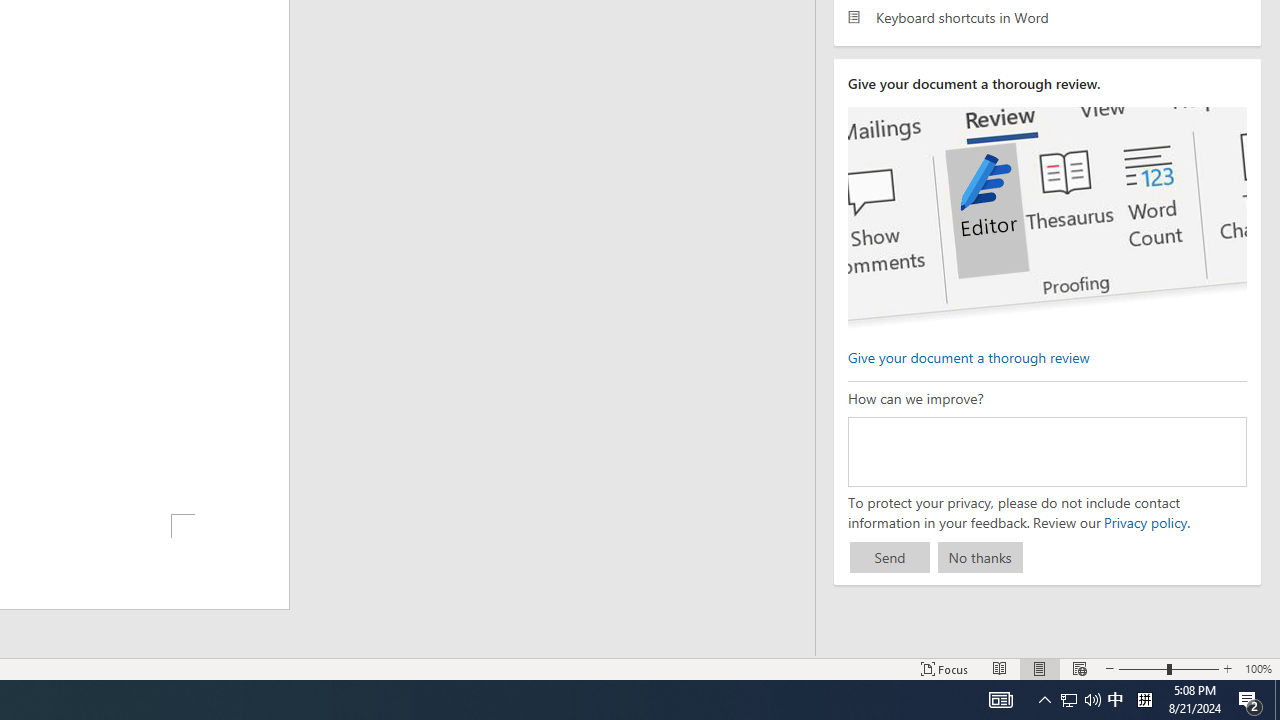  Describe the element at coordinates (1168, 669) in the screenshot. I see `'Zoom'` at that location.